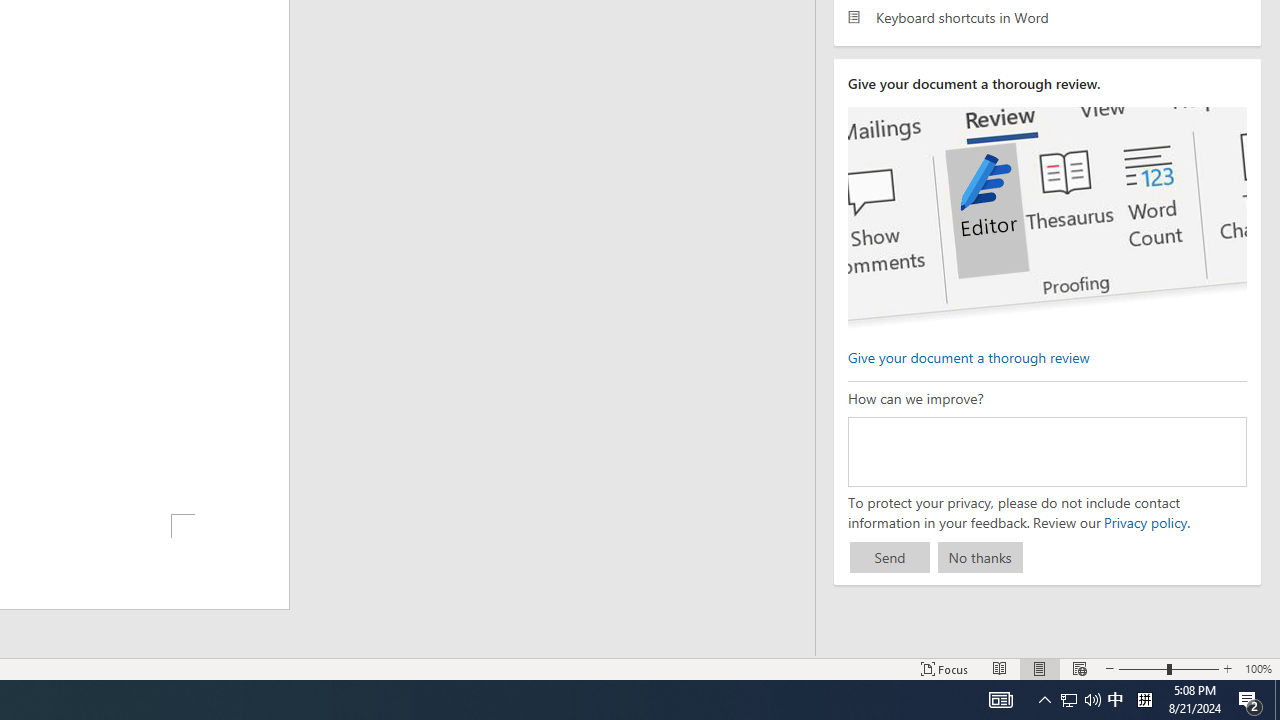  Describe the element at coordinates (1168, 669) in the screenshot. I see `'Zoom'` at that location.